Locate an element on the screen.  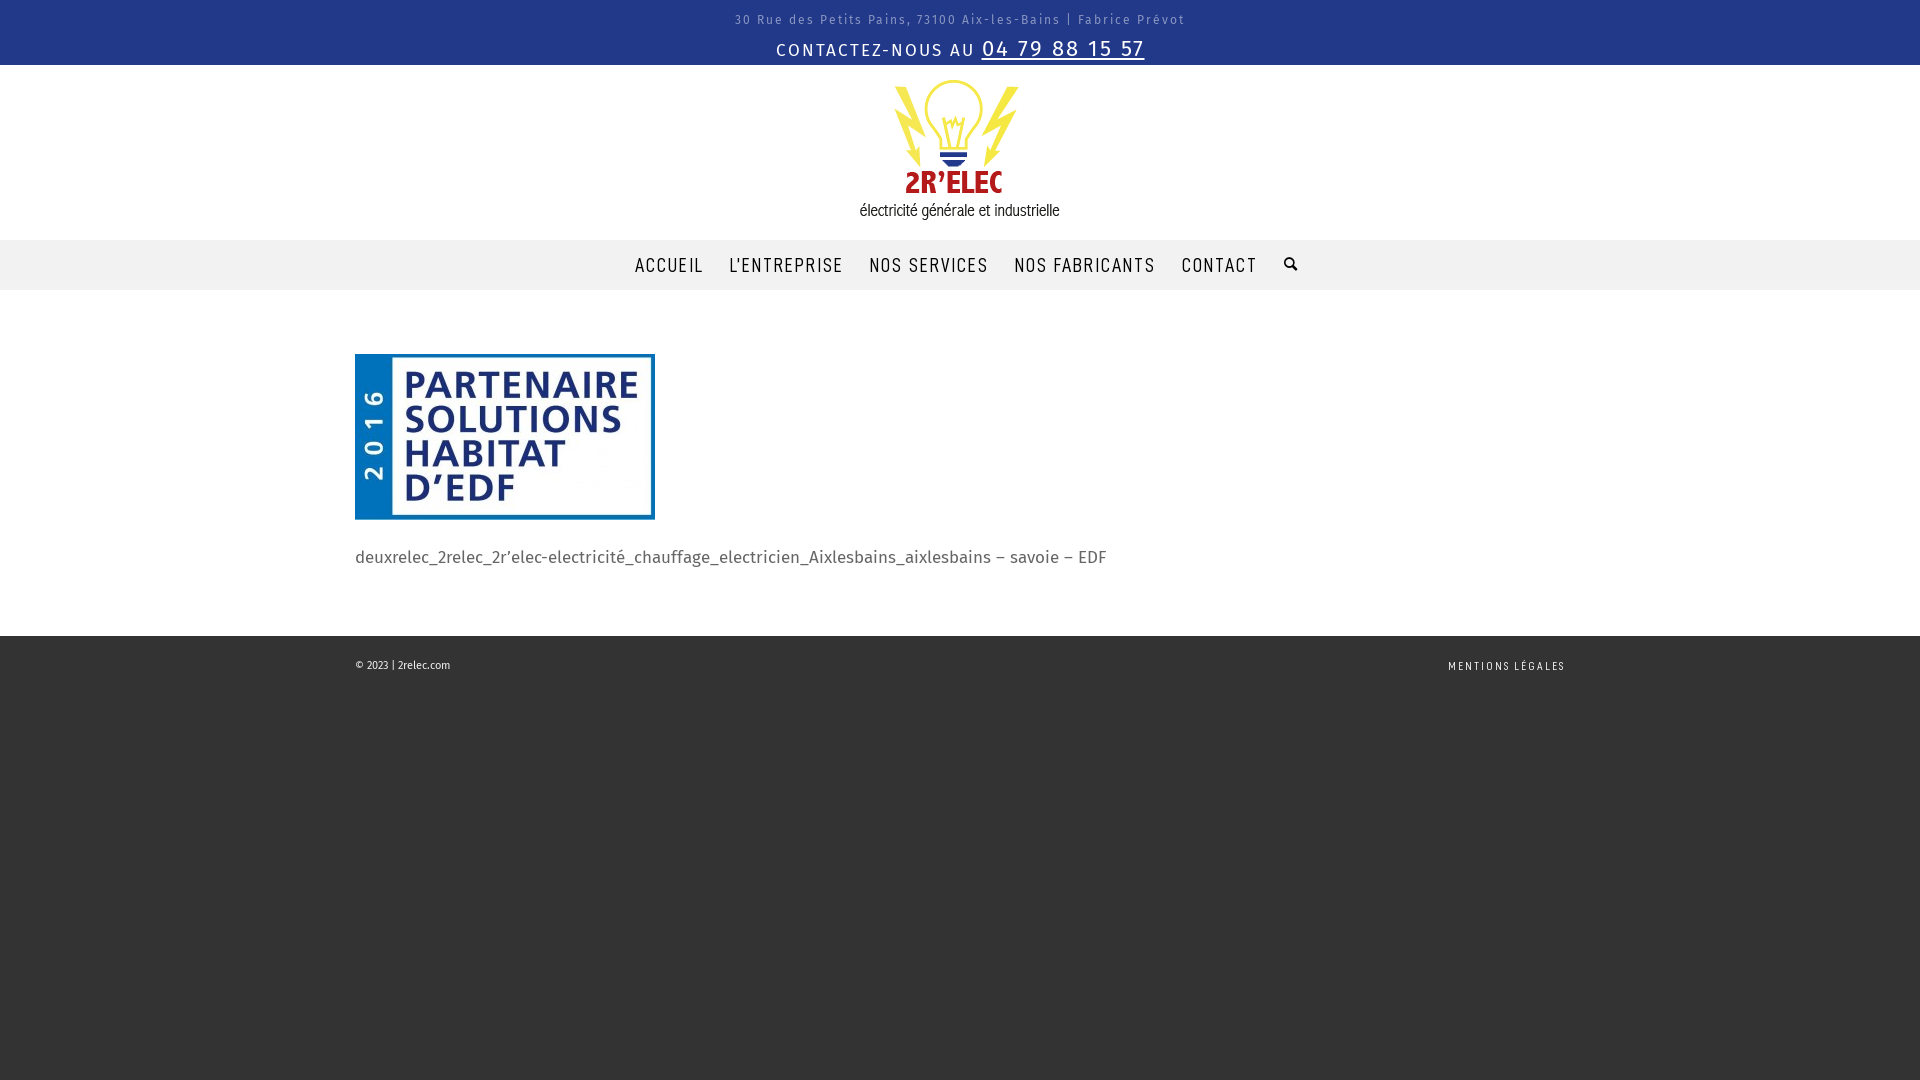
'04 79 88 15 57' is located at coordinates (982, 47).